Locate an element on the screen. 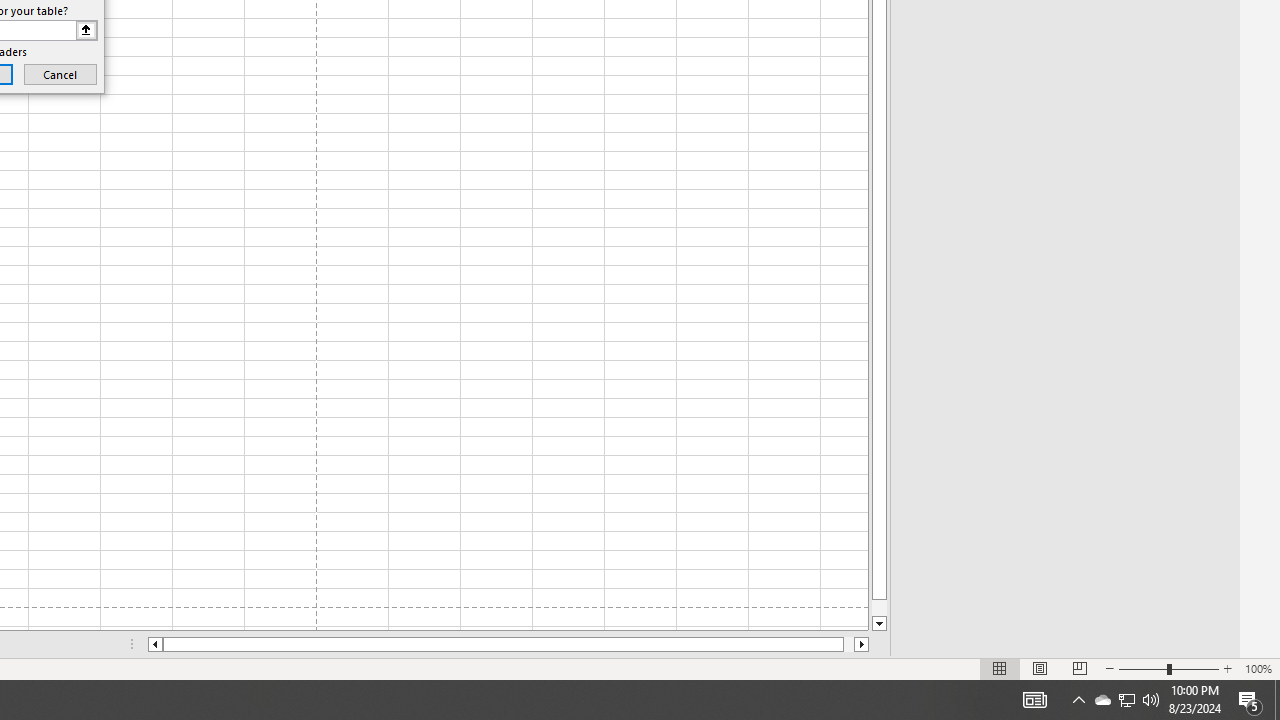  'Normal' is located at coordinates (1000, 669).